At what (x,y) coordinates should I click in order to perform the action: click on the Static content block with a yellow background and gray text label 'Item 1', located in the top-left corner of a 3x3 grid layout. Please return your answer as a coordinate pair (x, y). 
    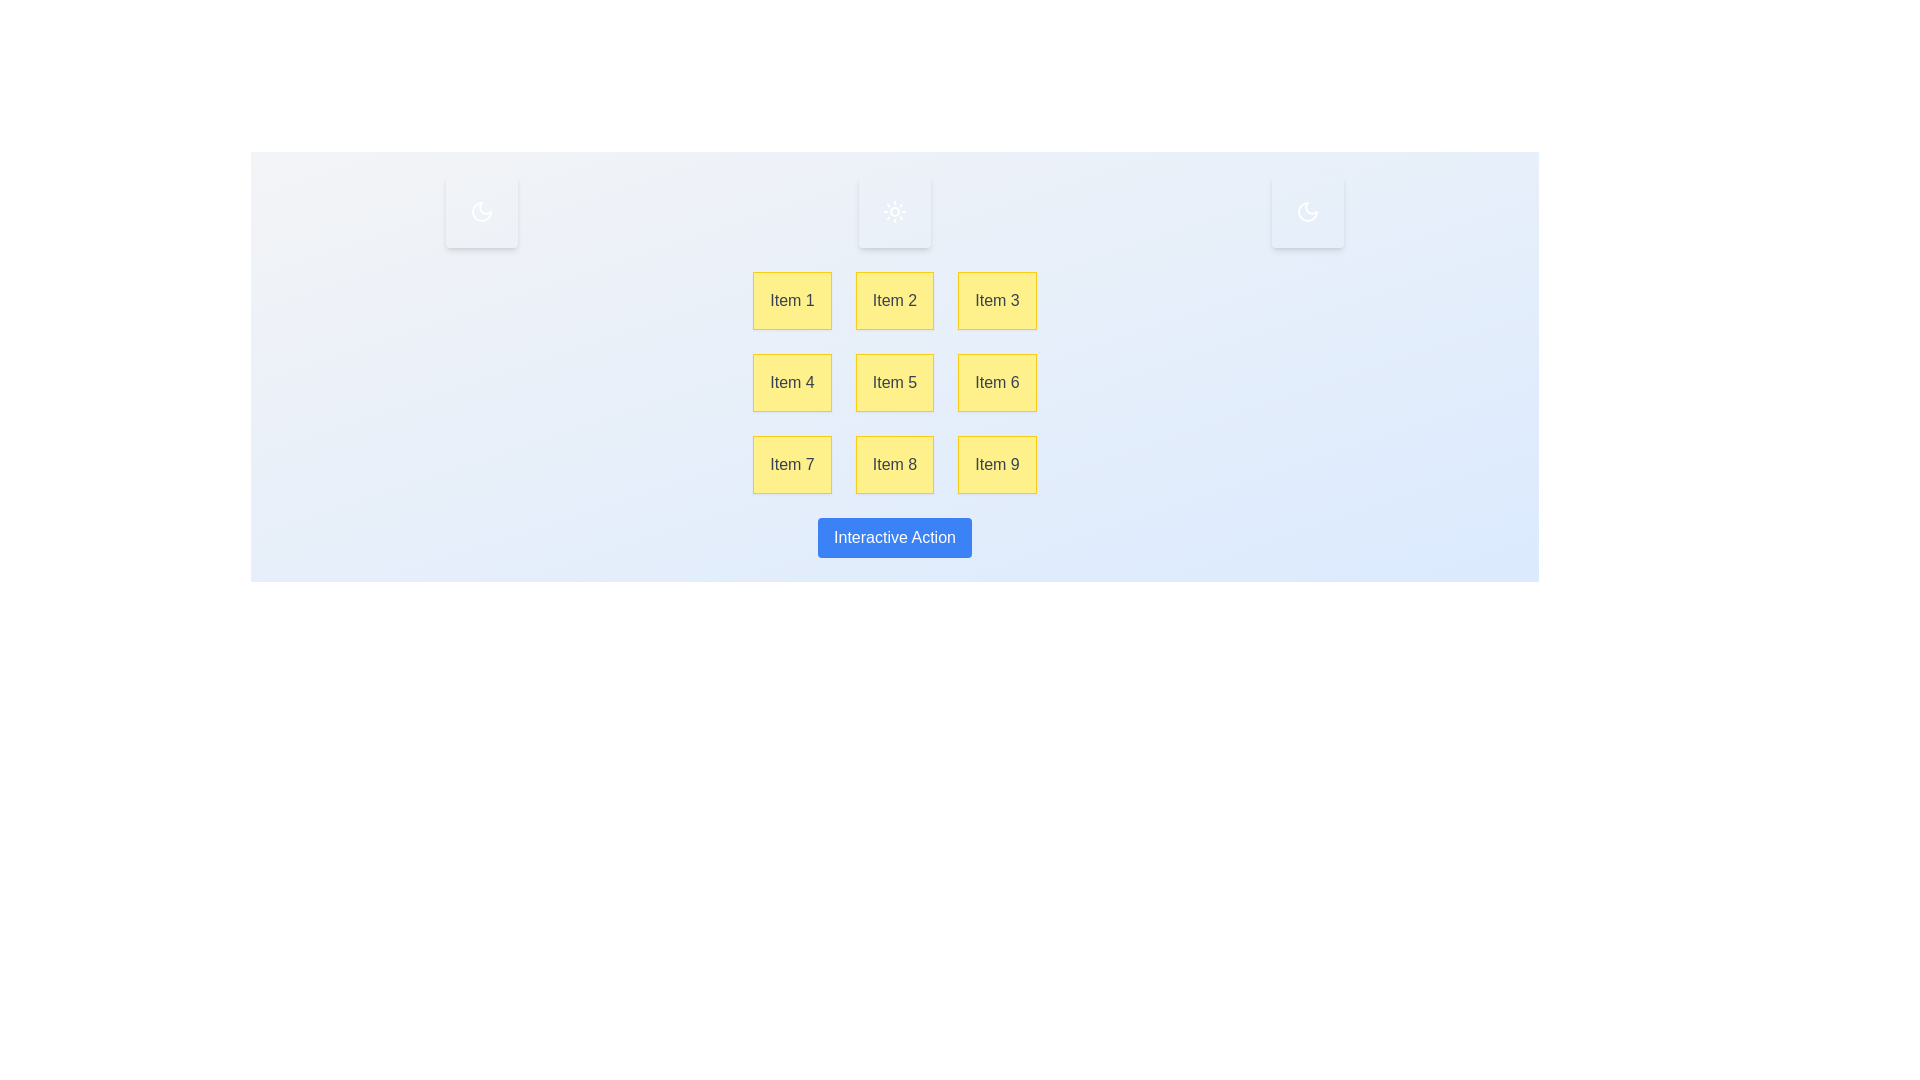
    Looking at the image, I should click on (791, 300).